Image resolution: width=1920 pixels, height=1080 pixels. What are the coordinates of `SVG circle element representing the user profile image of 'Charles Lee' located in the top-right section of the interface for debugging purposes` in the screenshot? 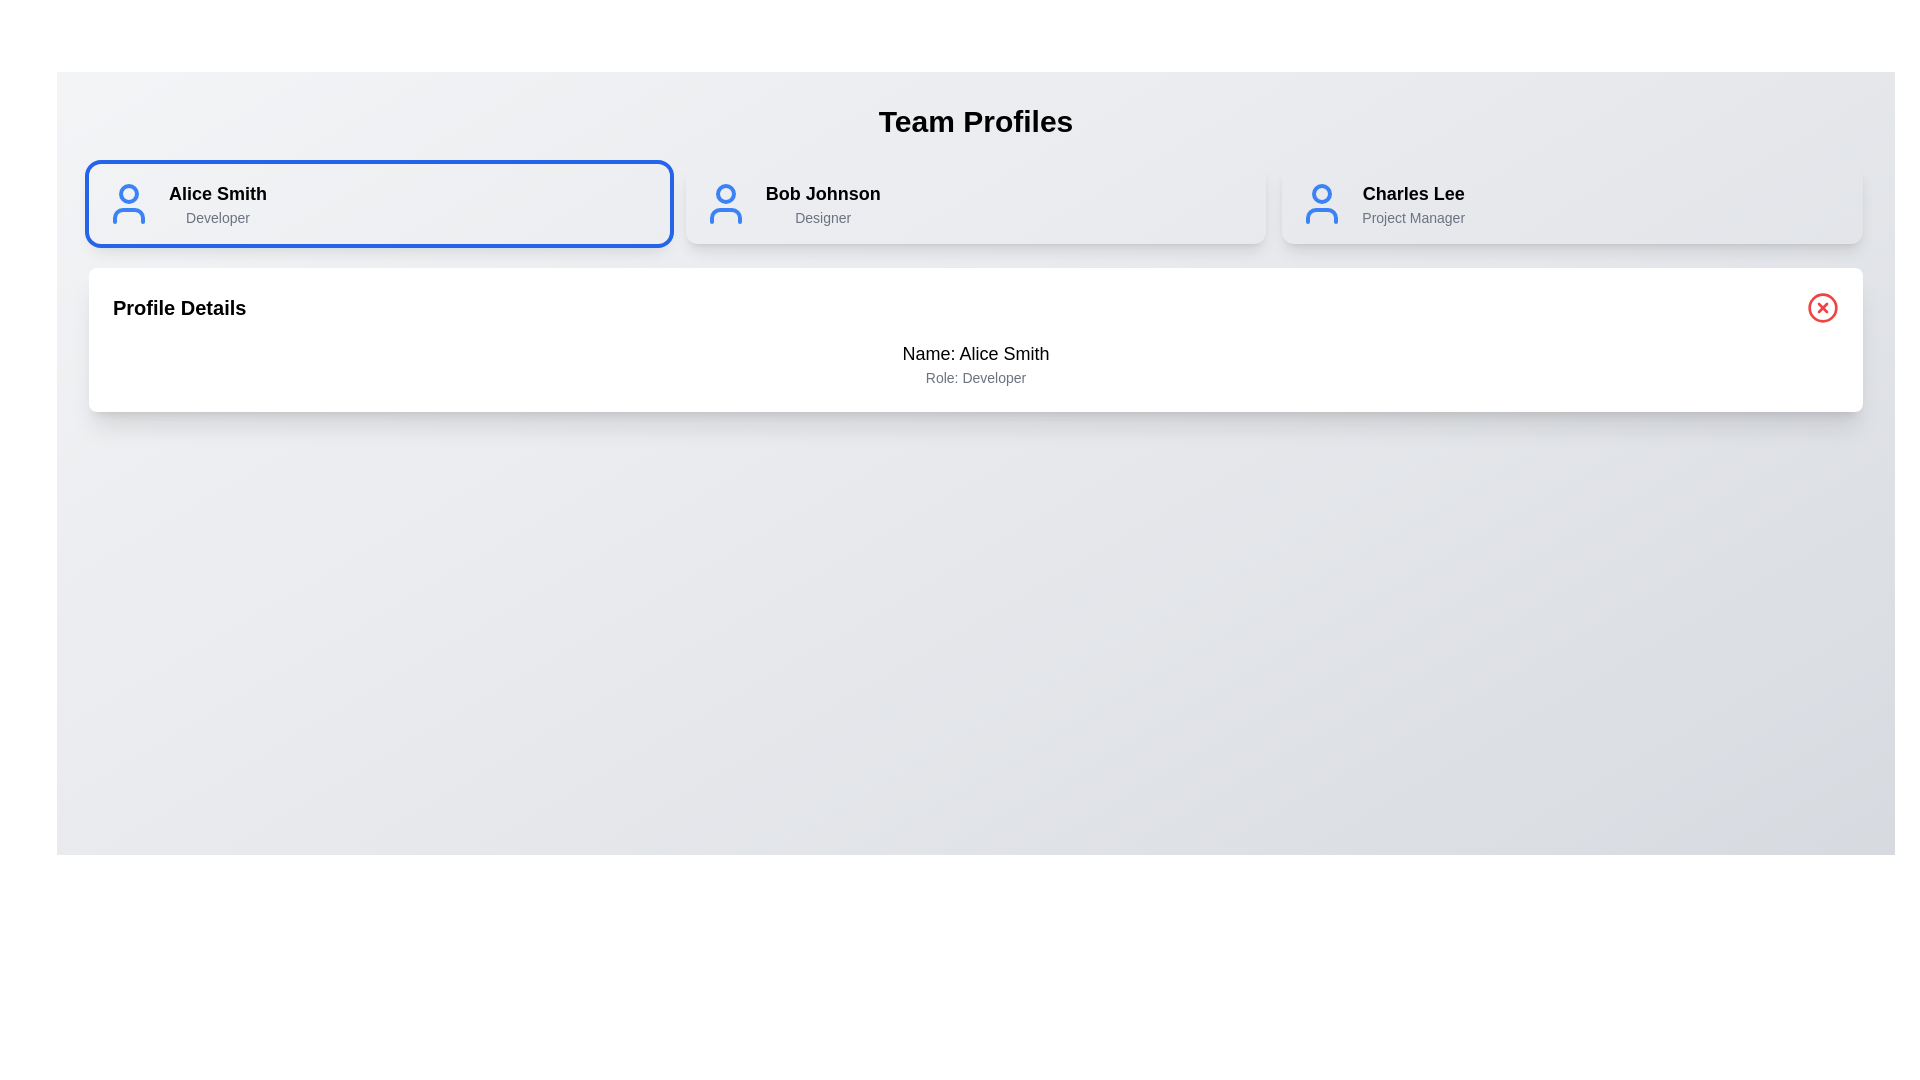 It's located at (1322, 193).